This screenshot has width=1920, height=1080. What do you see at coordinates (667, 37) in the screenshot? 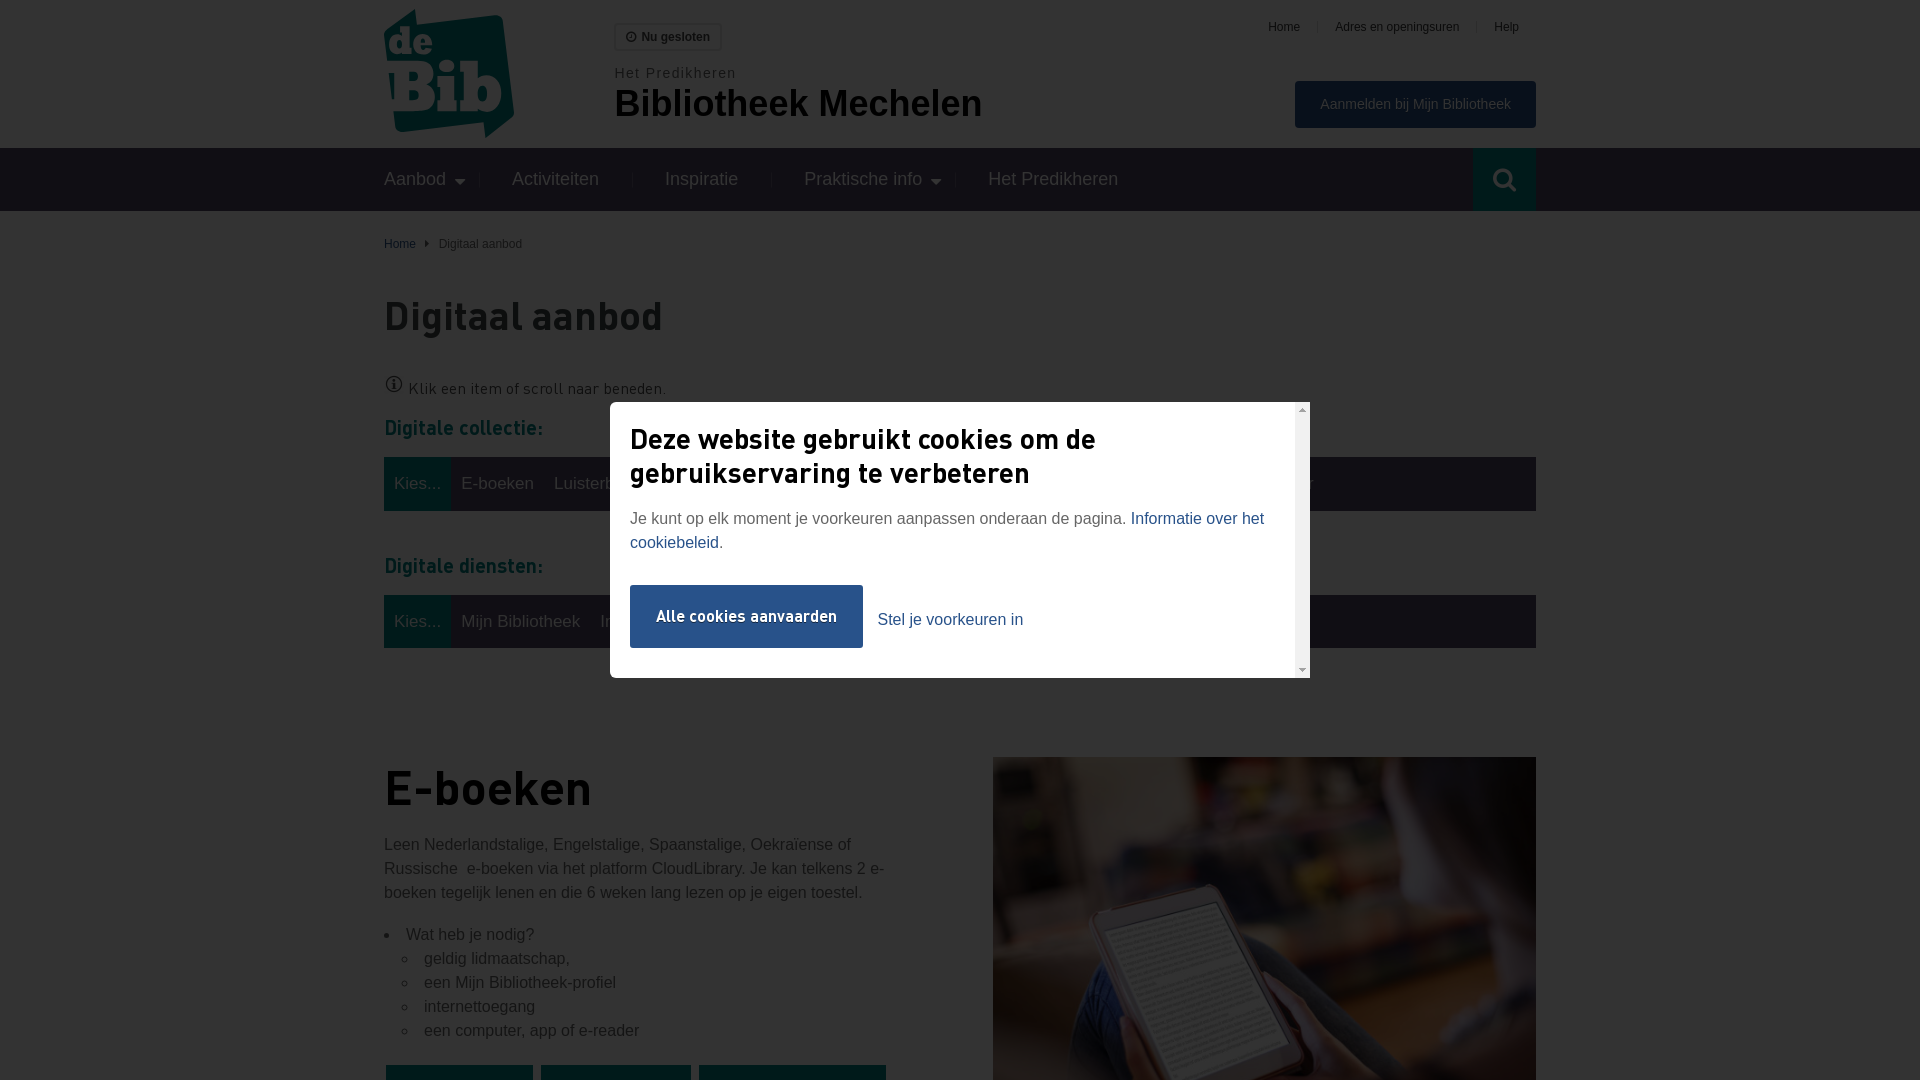
I see `'Nu gesloten'` at bounding box center [667, 37].